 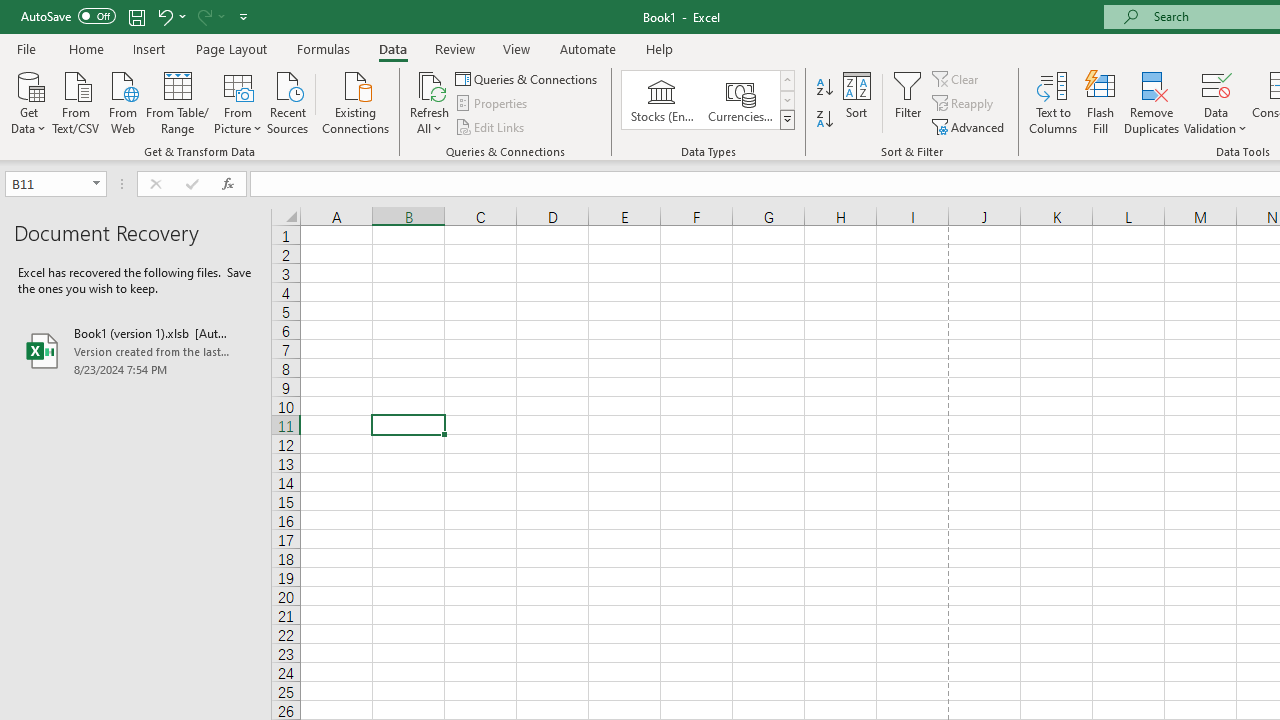 What do you see at coordinates (587, 48) in the screenshot?
I see `'Automate'` at bounding box center [587, 48].